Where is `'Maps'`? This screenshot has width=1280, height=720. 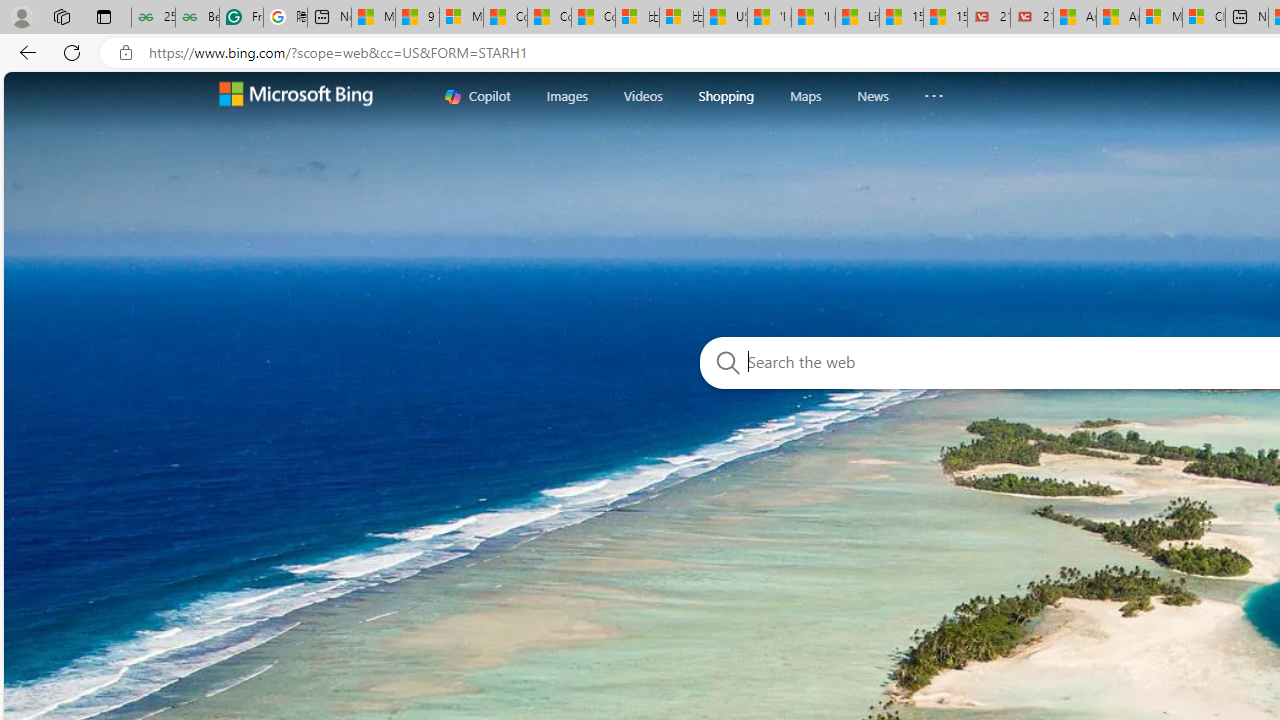 'Maps' is located at coordinates (805, 95).